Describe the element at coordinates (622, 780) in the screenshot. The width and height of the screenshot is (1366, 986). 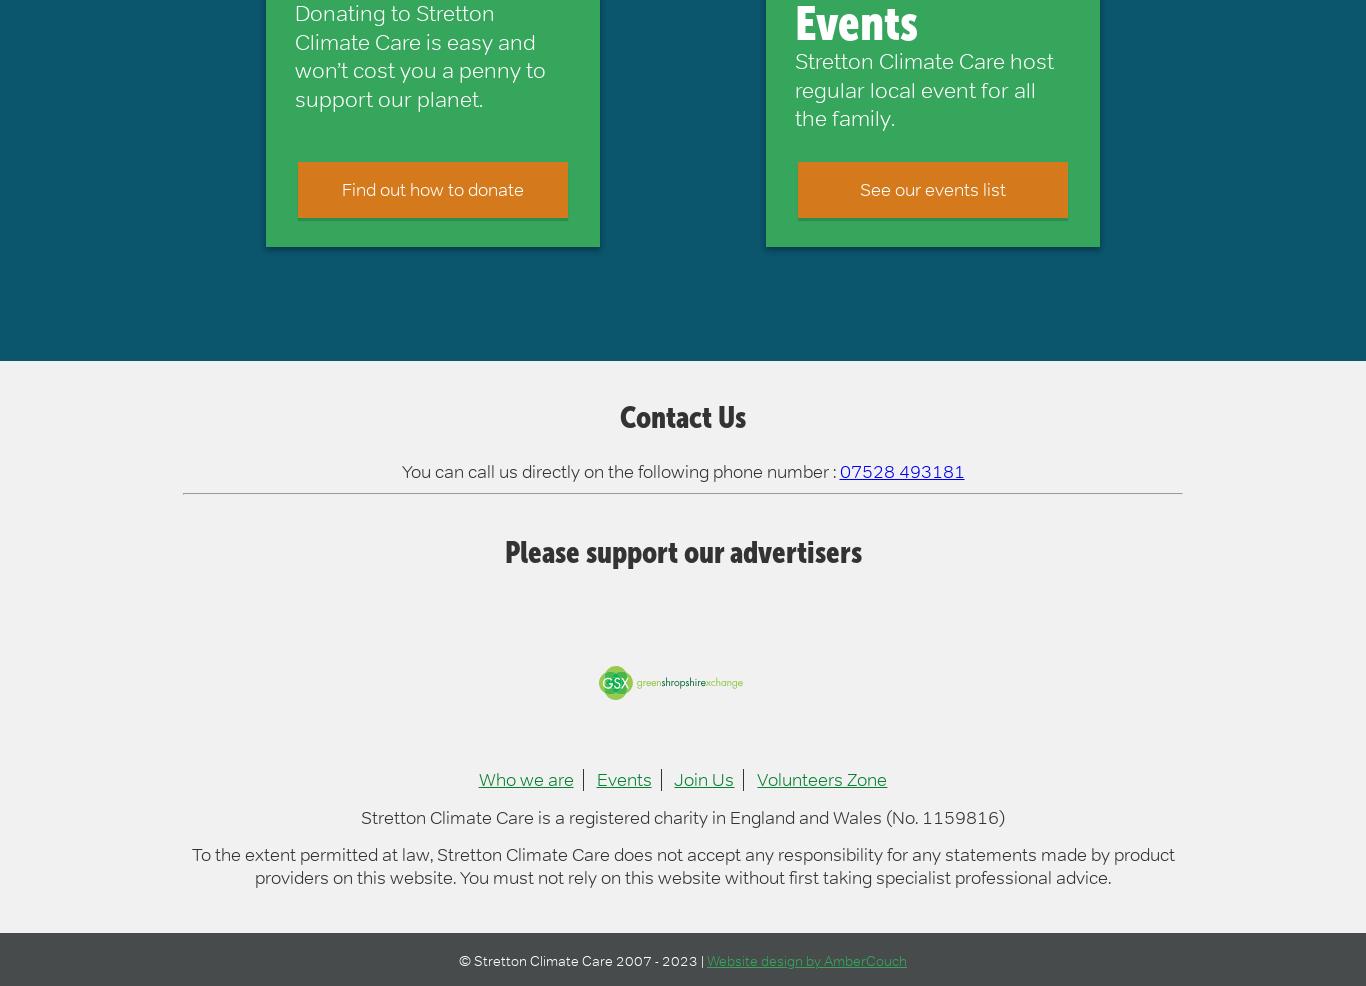
I see `'Events'` at that location.